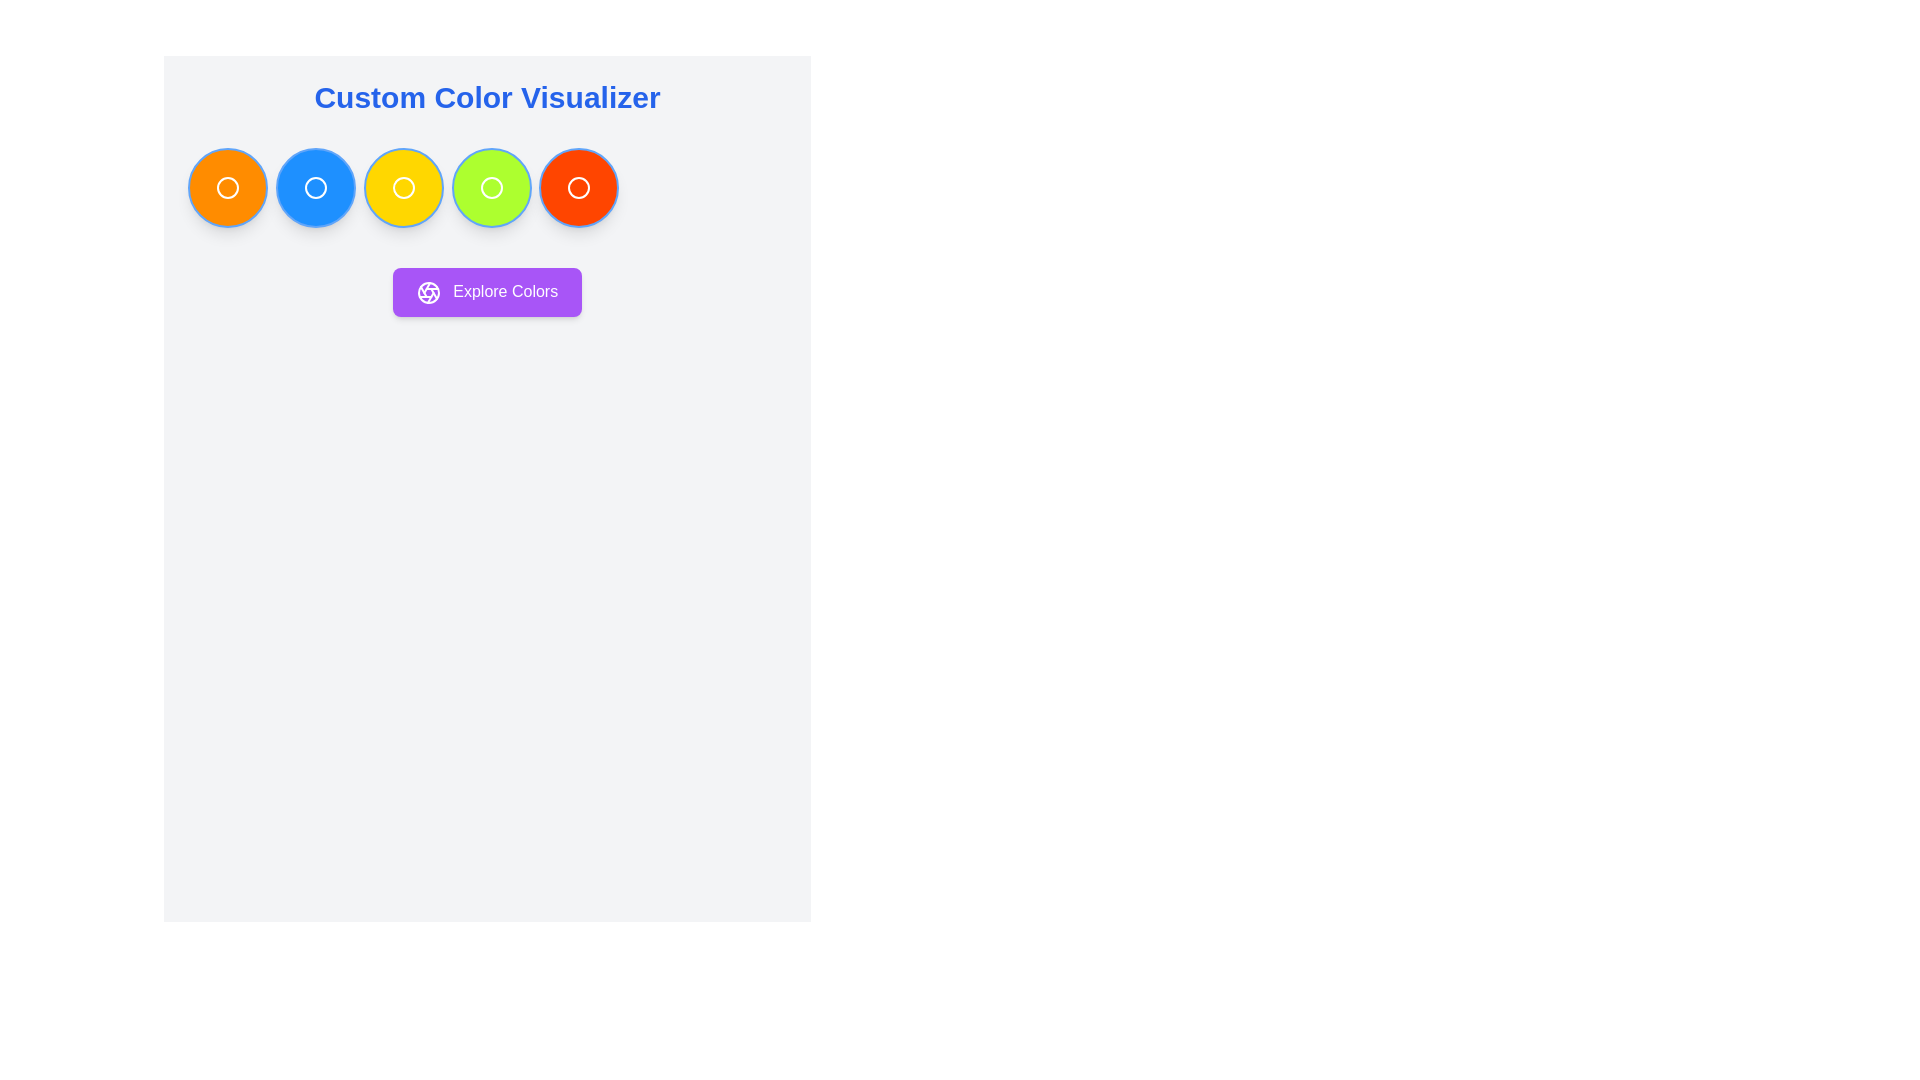 This screenshot has height=1080, width=1920. What do you see at coordinates (314, 188) in the screenshot?
I see `on the second icon in the horizontal row of circles beneath the 'Custom Color Visualizer' heading, which is a circle with a blue background and a white border` at bounding box center [314, 188].